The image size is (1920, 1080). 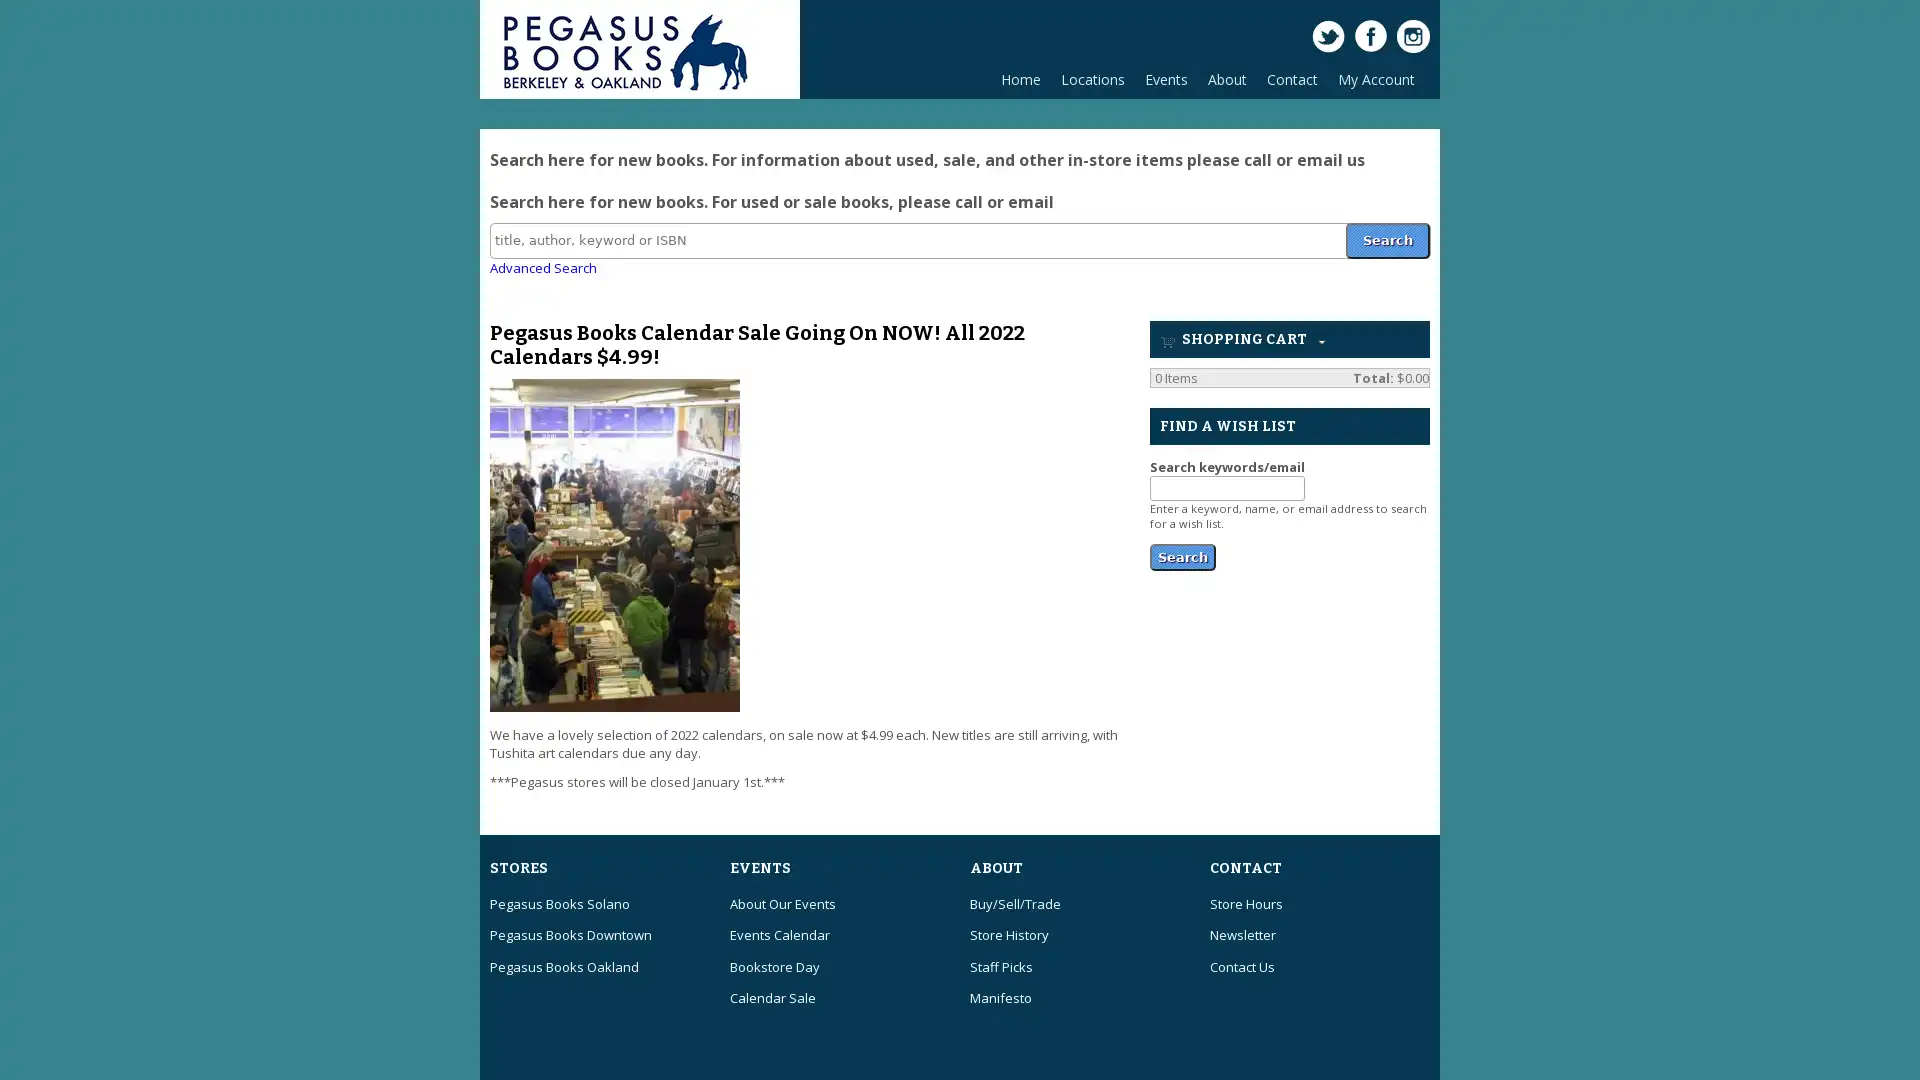 I want to click on Search, so click(x=1386, y=238).